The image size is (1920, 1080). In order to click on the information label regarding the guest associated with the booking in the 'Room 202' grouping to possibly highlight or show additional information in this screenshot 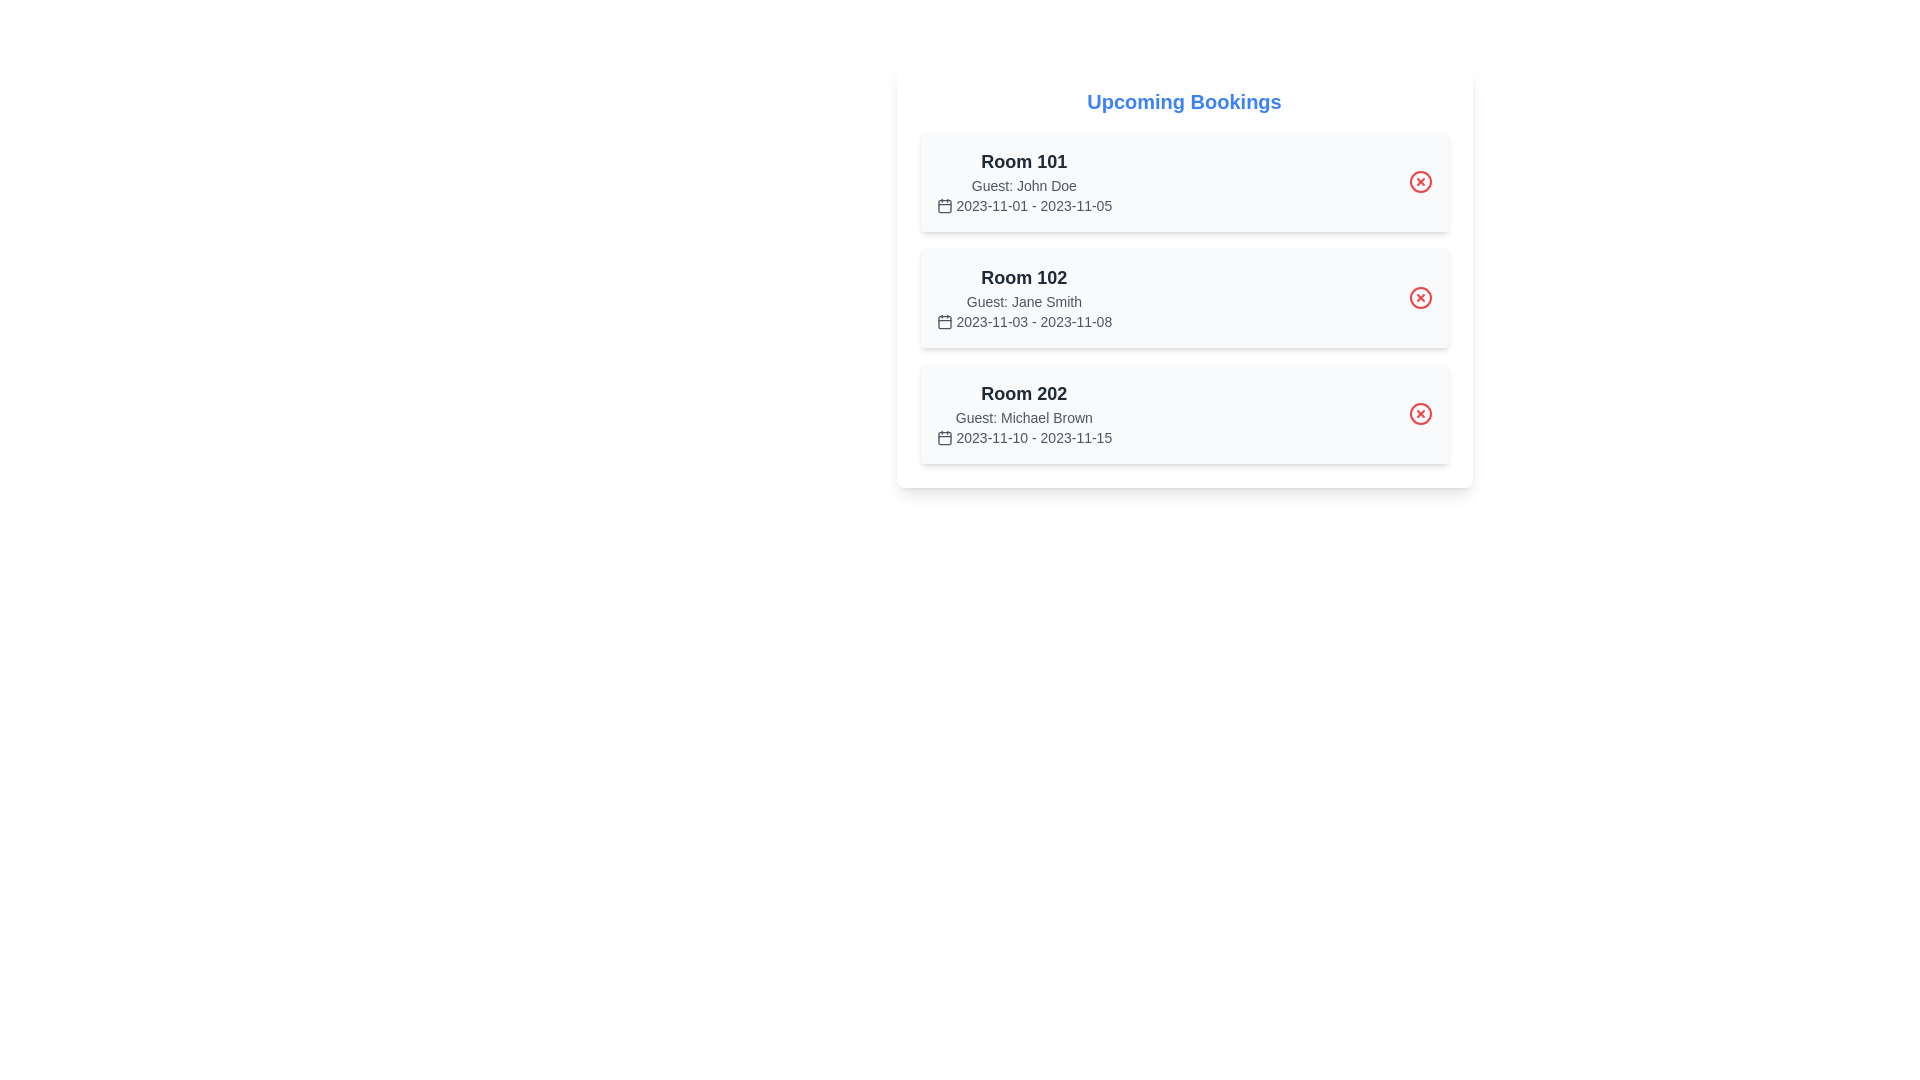, I will do `click(1024, 416)`.